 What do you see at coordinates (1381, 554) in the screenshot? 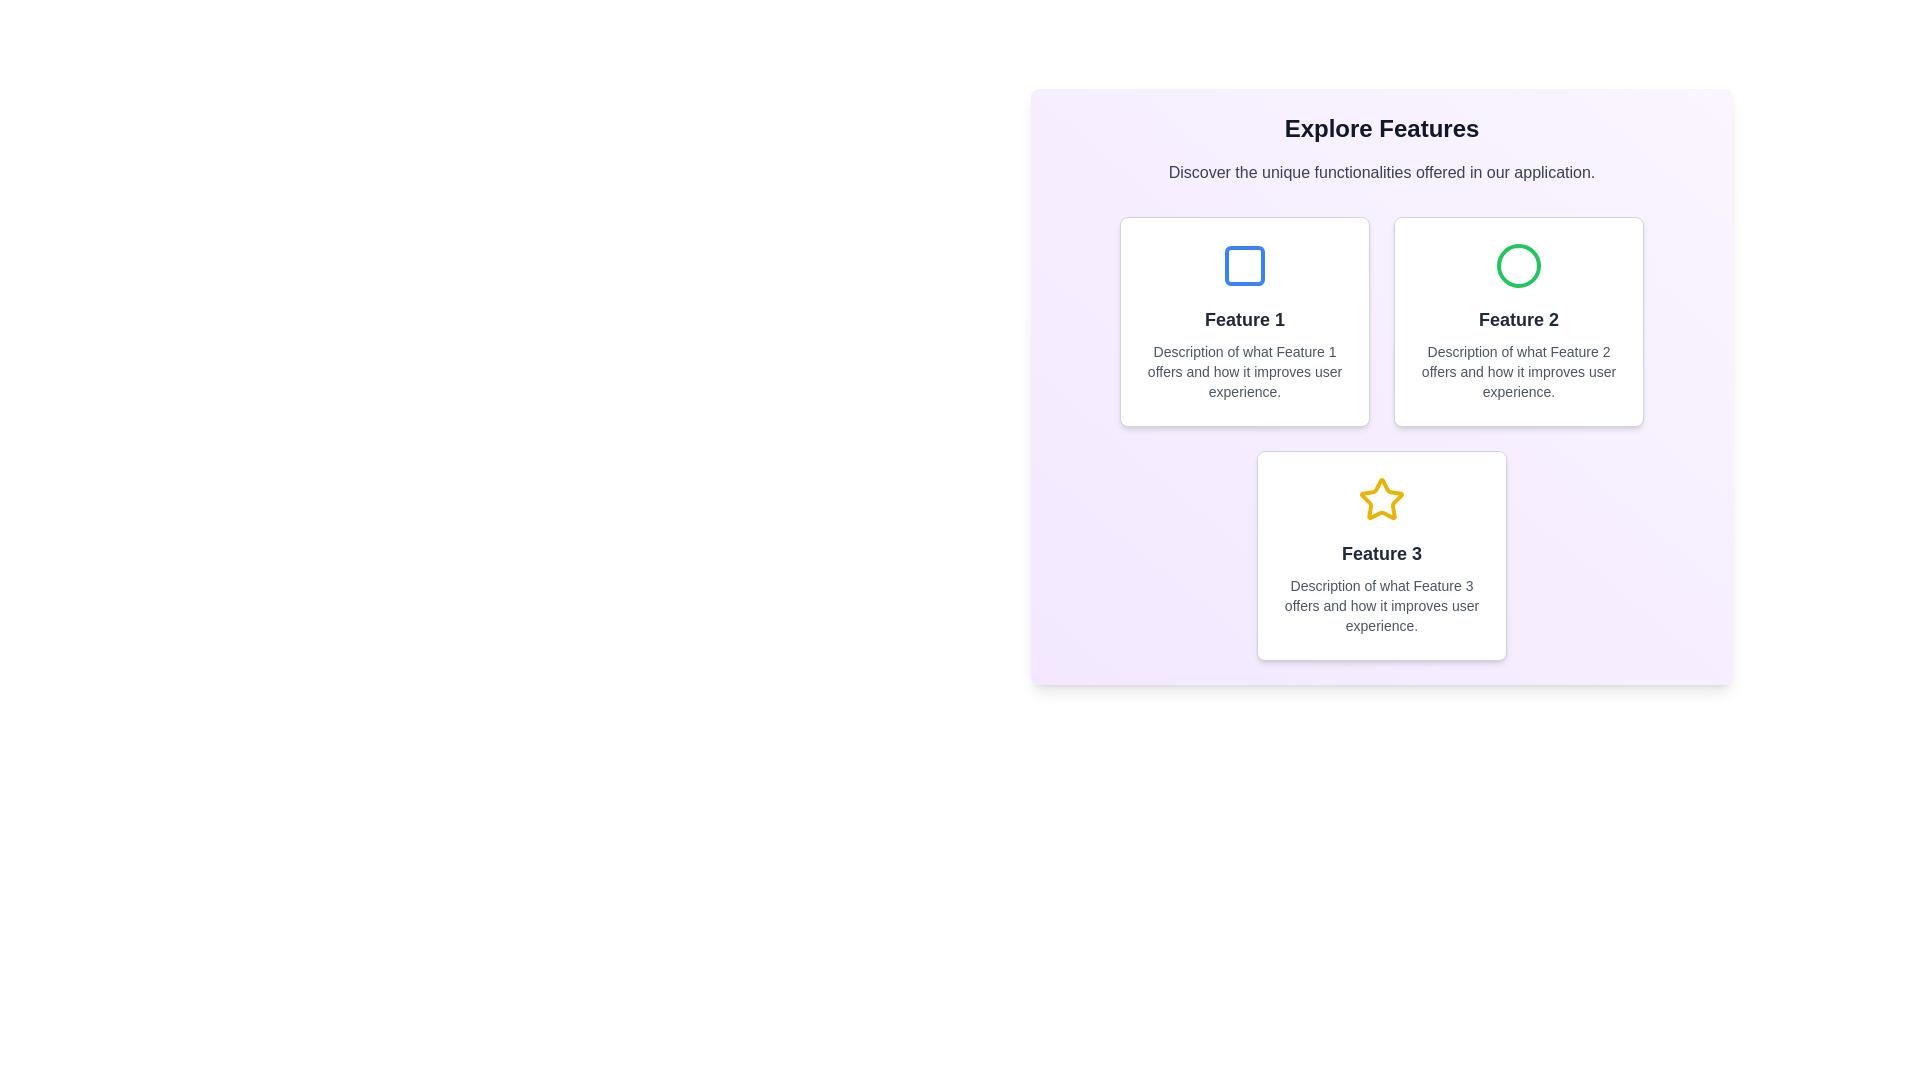
I see `the text label titled 'Feature 3' located in the center of the bottom card among three horizontal cards, positioned beneath a yellow star icon and above a descriptive paragraph for accessibility purposes` at bounding box center [1381, 554].